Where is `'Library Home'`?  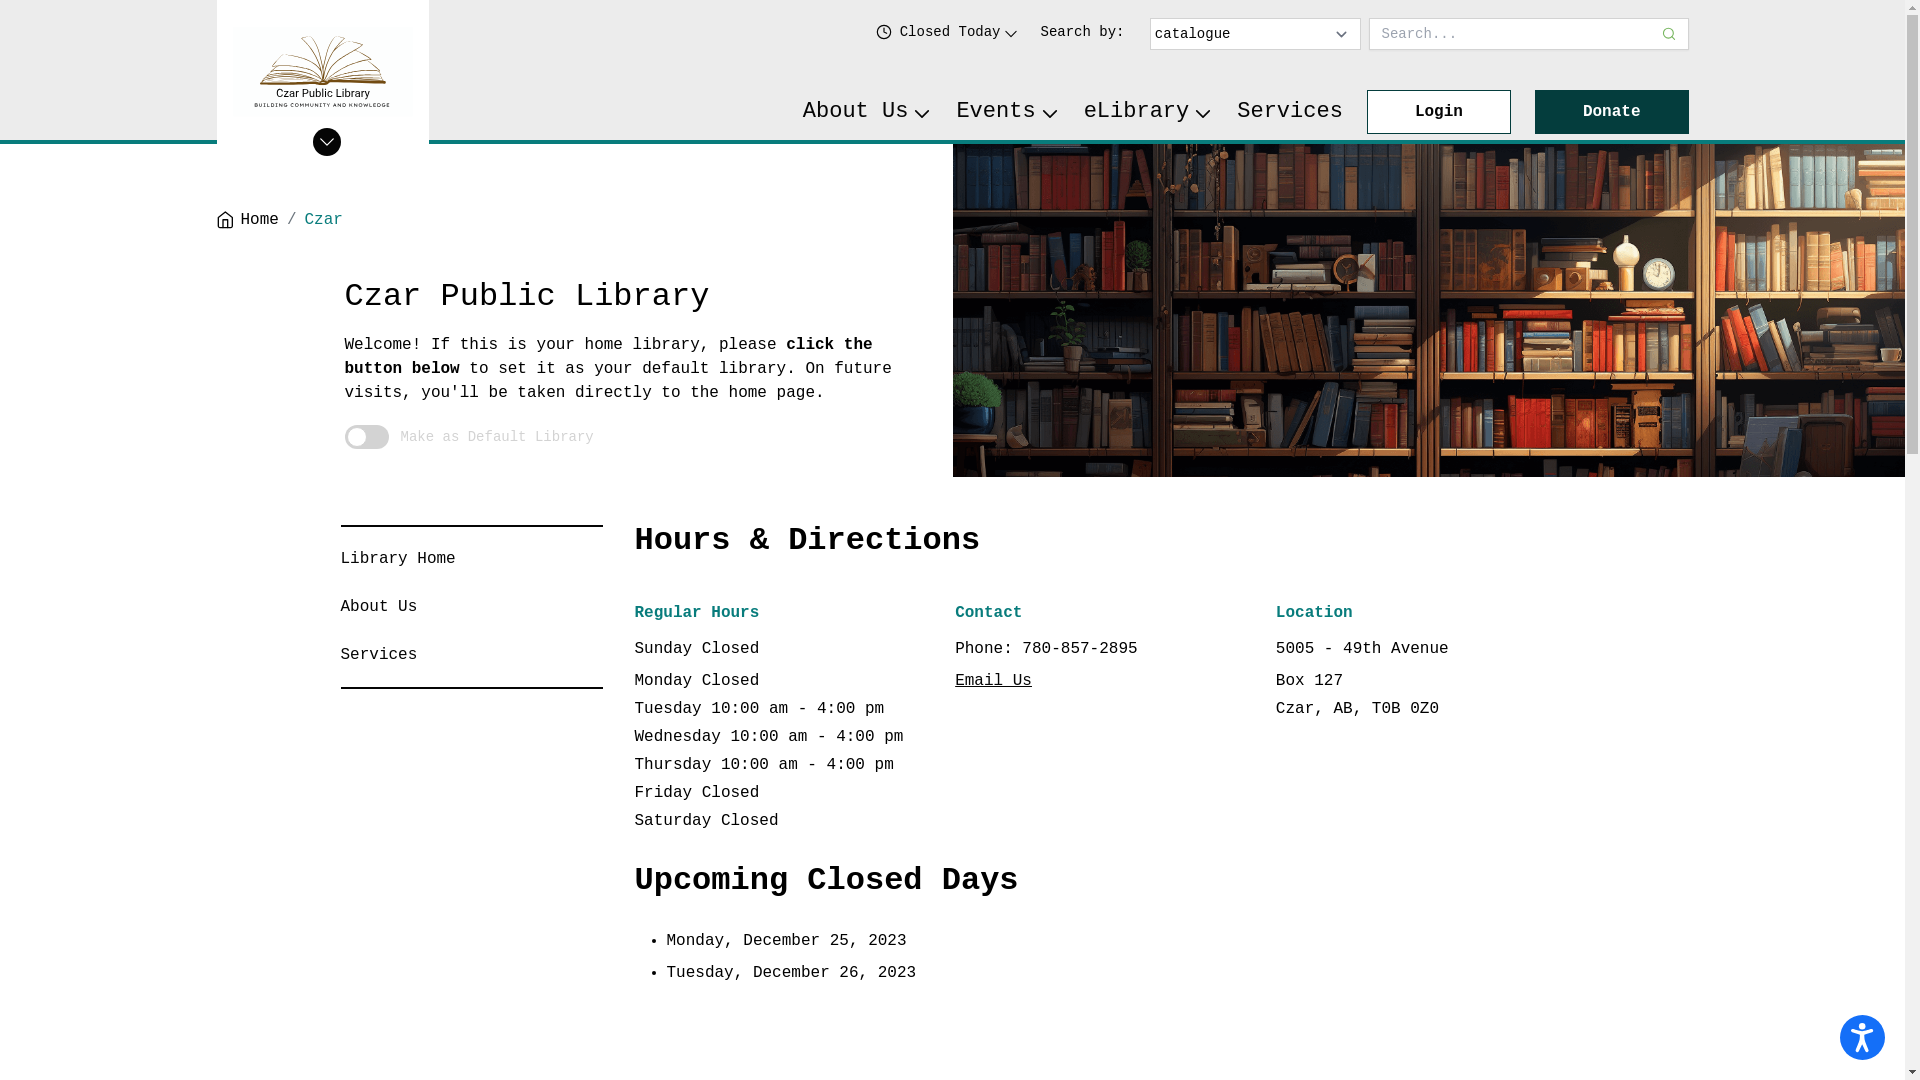 'Library Home' is located at coordinates (397, 559).